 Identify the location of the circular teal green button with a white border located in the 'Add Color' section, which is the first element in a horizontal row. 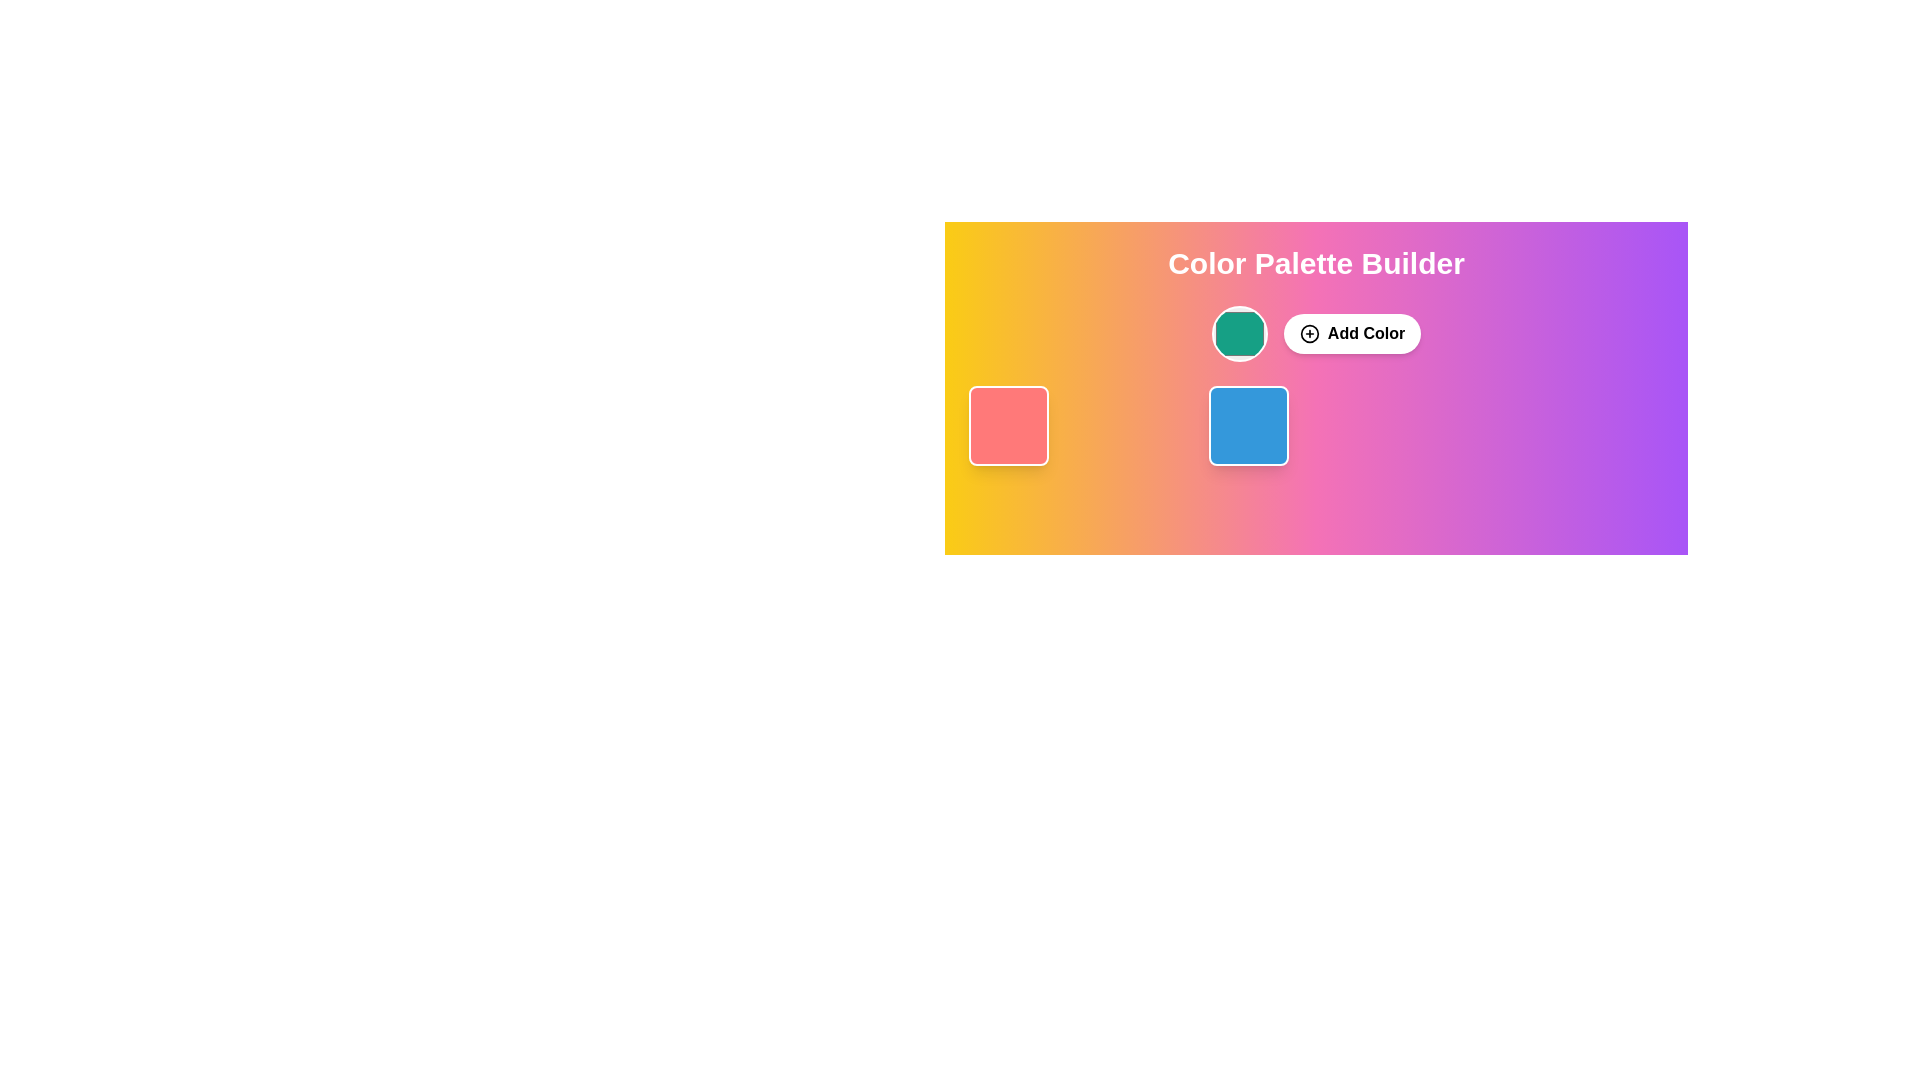
(1238, 333).